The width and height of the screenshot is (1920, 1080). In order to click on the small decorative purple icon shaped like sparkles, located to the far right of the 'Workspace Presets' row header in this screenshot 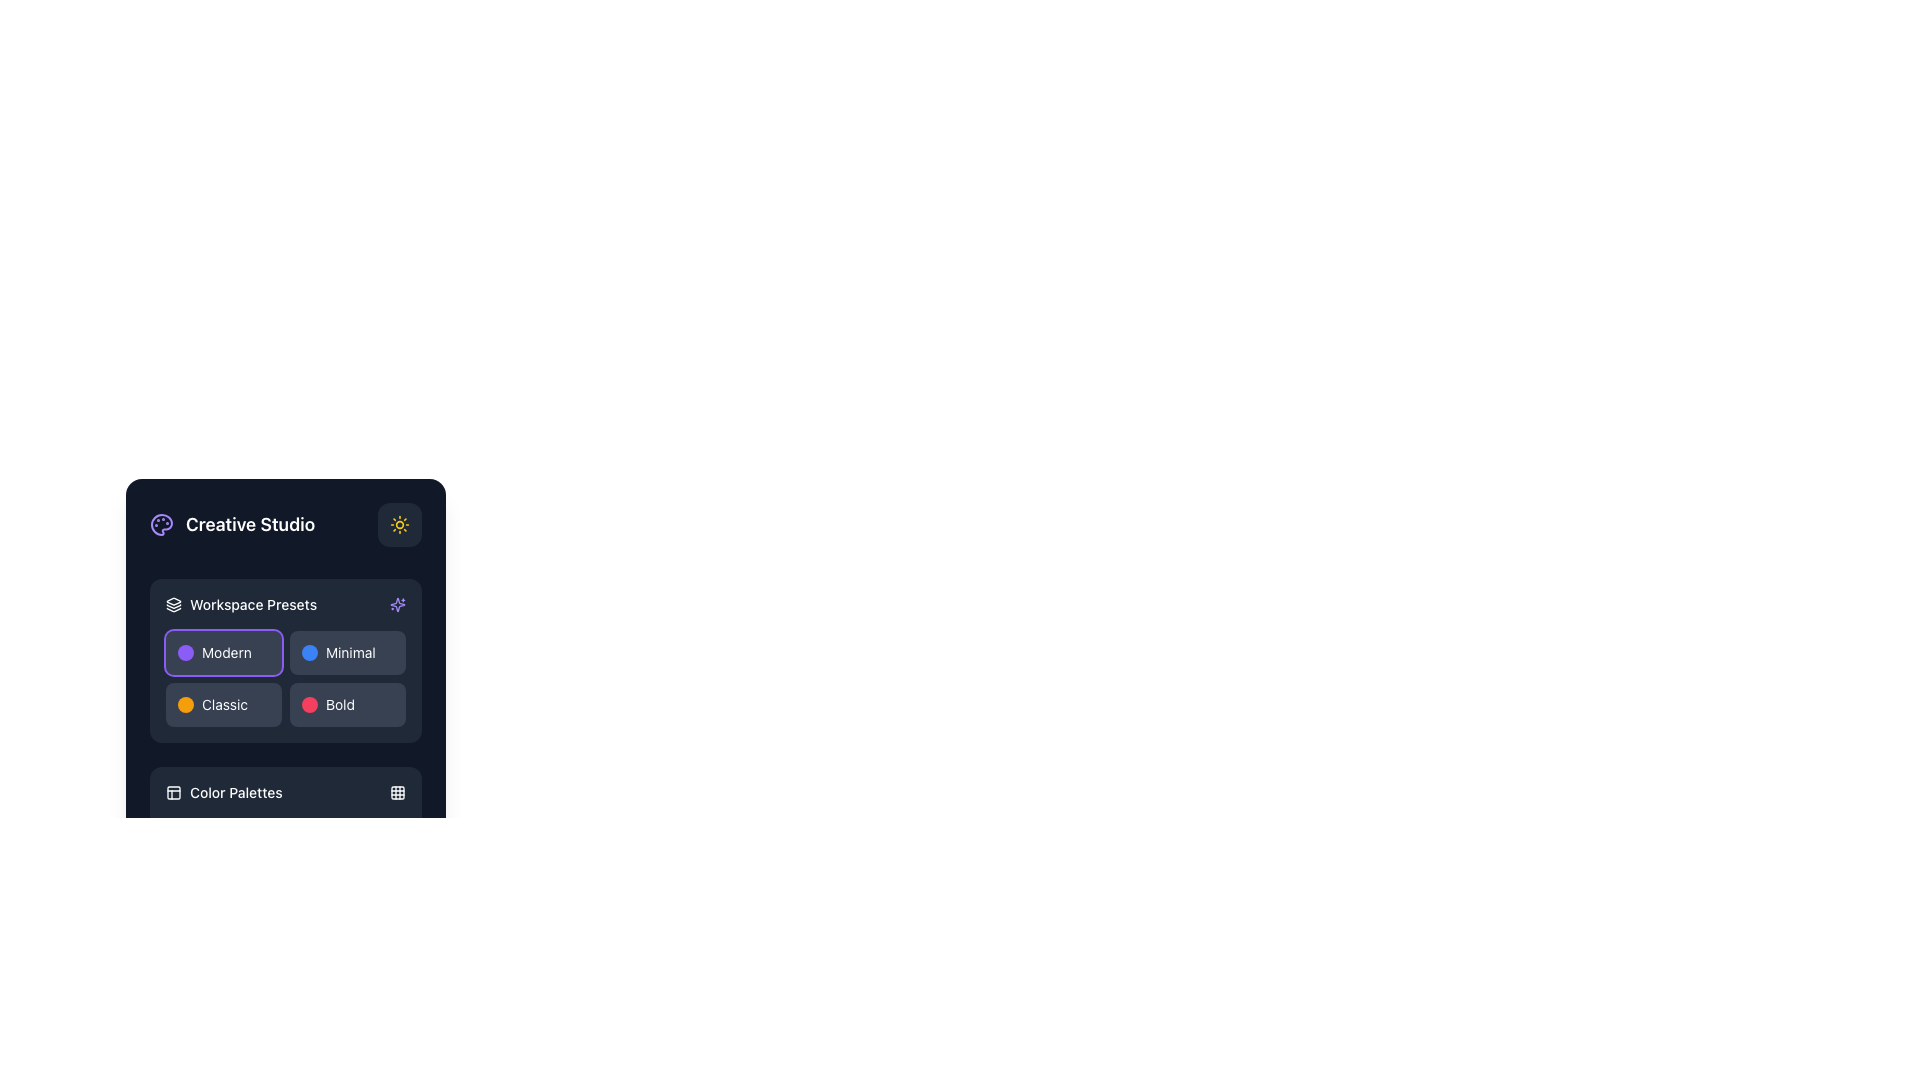, I will do `click(398, 604)`.